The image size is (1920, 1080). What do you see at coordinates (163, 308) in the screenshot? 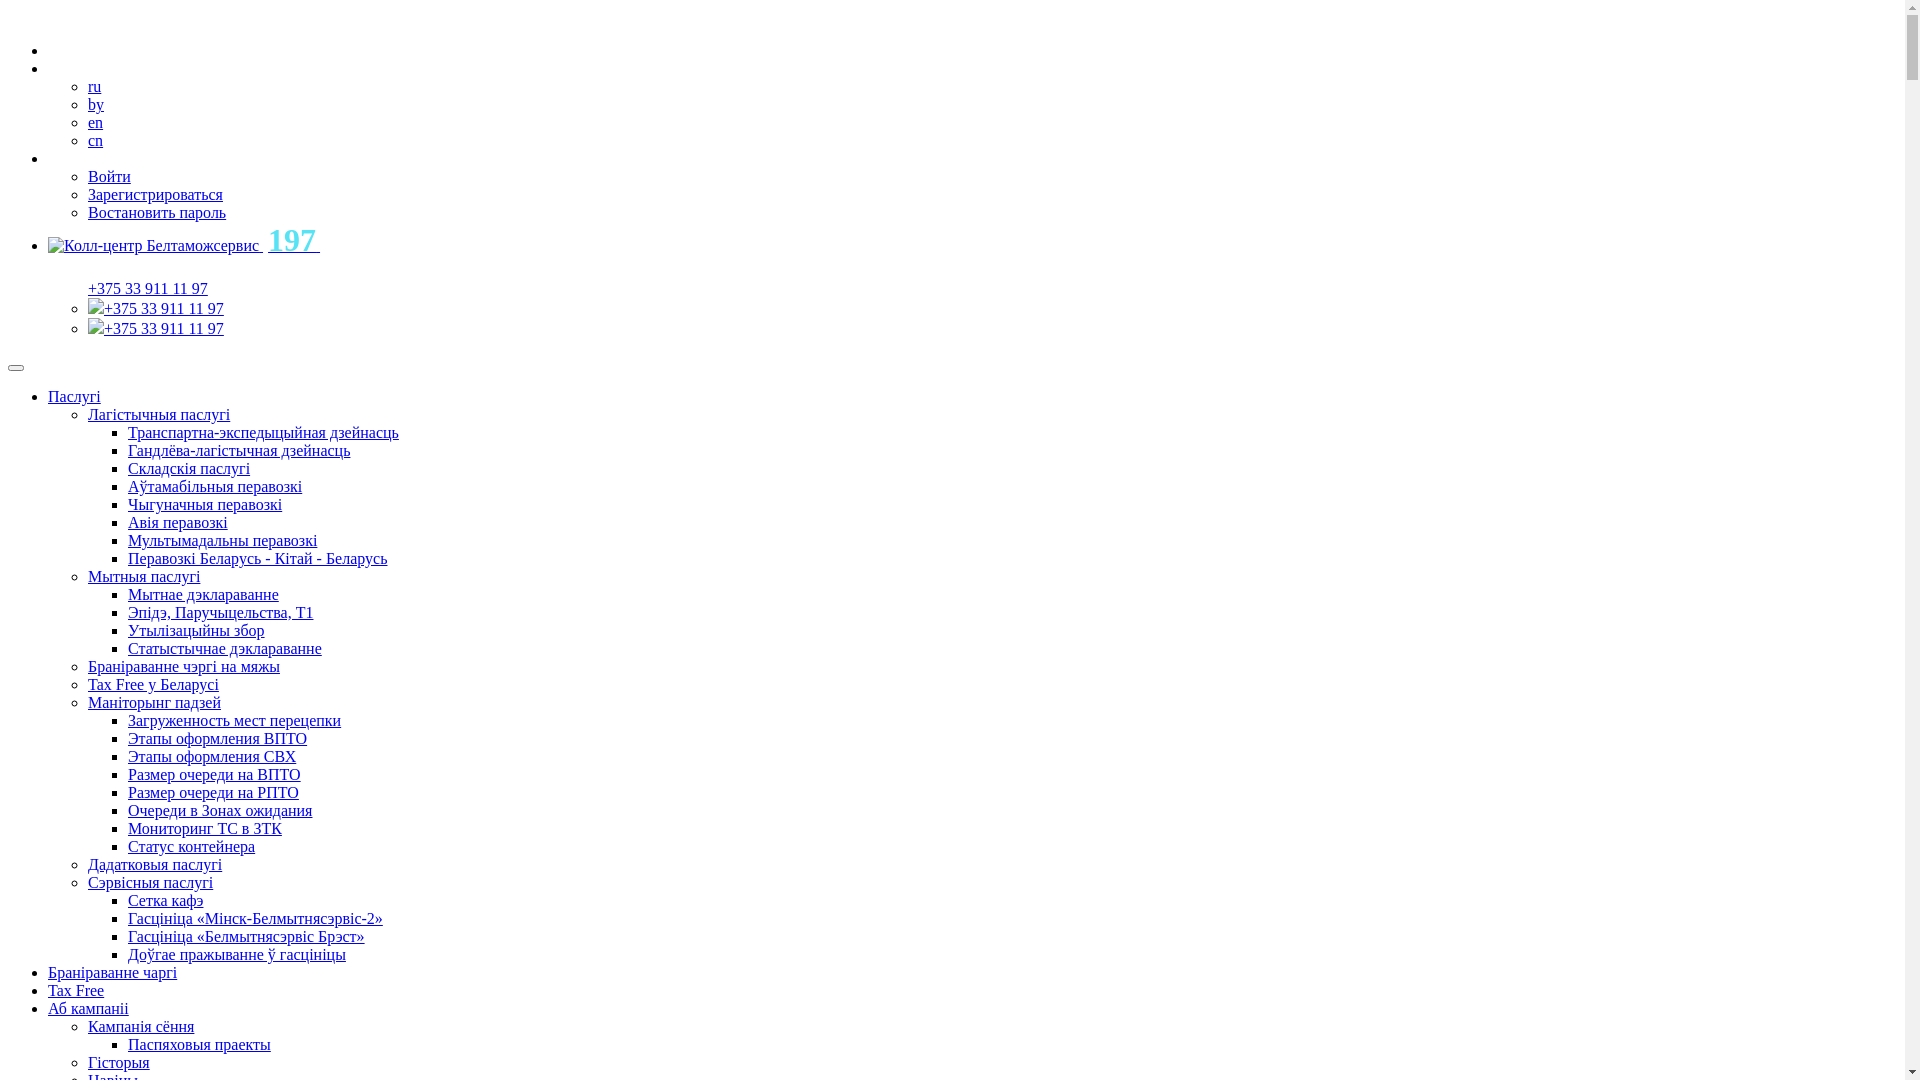
I see `'+375 33 911 11 97'` at bounding box center [163, 308].